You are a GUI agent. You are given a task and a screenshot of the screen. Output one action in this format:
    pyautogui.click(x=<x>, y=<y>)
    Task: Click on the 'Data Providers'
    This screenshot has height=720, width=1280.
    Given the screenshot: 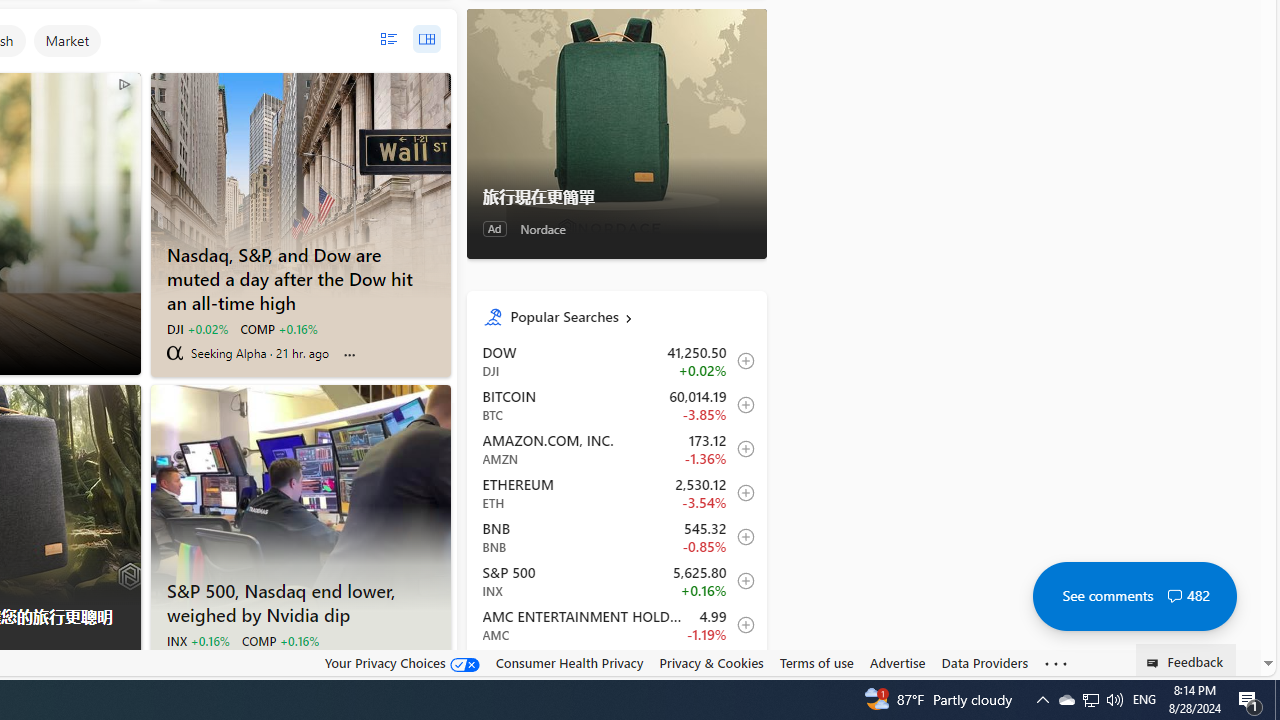 What is the action you would take?
    pyautogui.click(x=984, y=663)
    